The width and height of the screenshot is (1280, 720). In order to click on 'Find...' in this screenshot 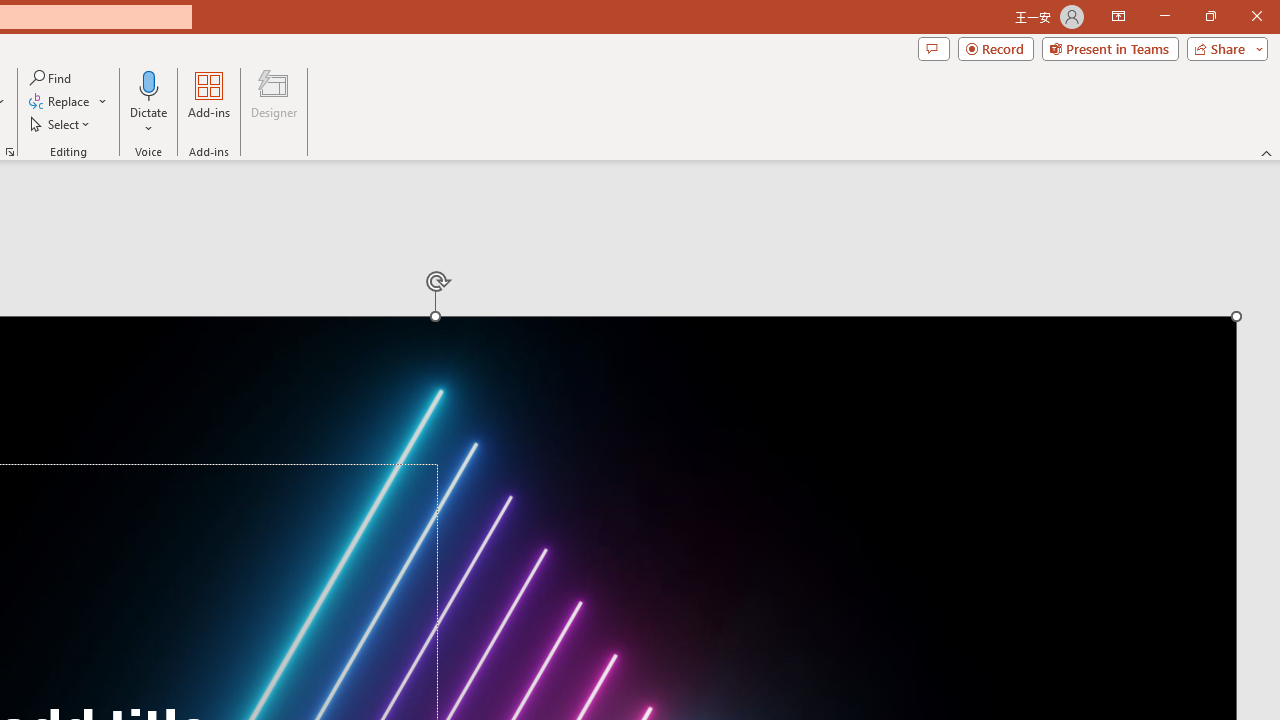, I will do `click(51, 77)`.